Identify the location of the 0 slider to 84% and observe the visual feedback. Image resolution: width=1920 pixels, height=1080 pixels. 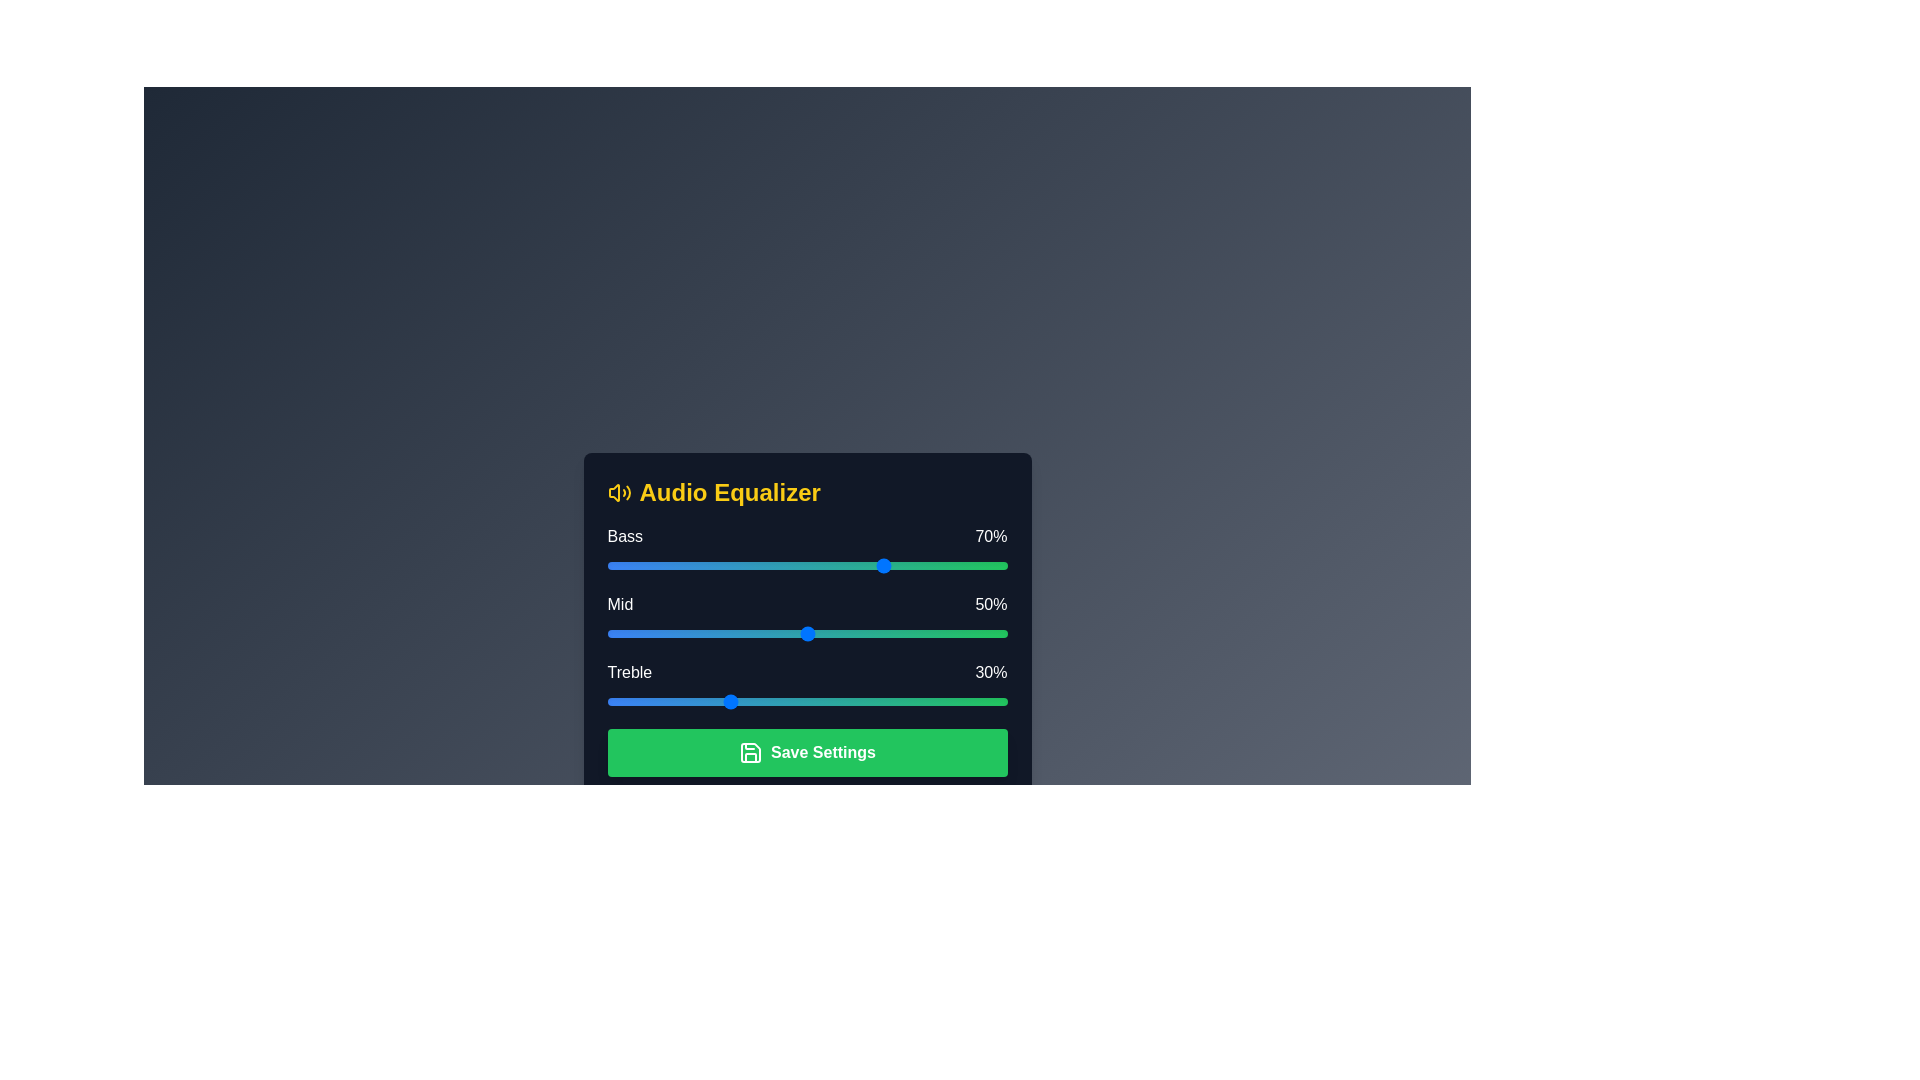
(942, 566).